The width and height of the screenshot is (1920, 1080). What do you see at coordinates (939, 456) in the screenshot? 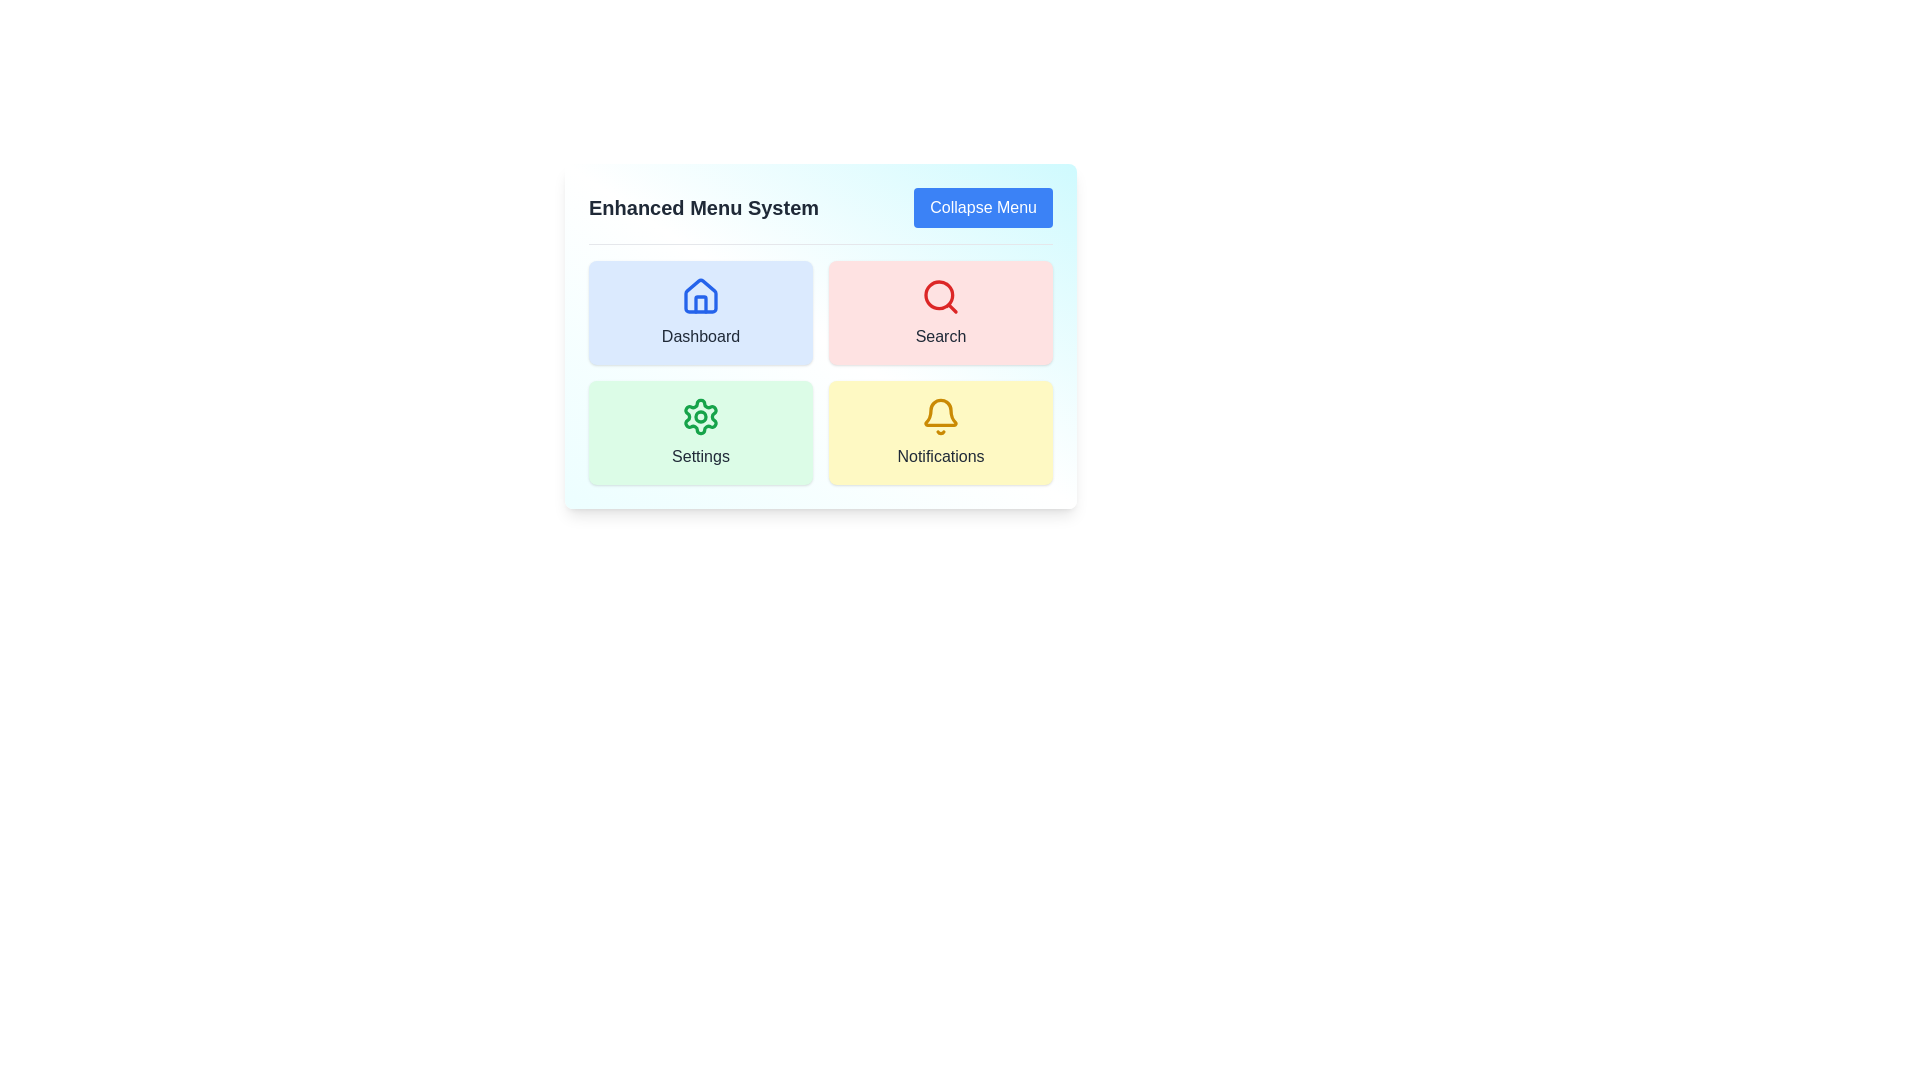
I see `the 'Notifications' label, which is styled in gray within a yellow background card, located in the bottom-right corner of the highlighted card` at bounding box center [939, 456].